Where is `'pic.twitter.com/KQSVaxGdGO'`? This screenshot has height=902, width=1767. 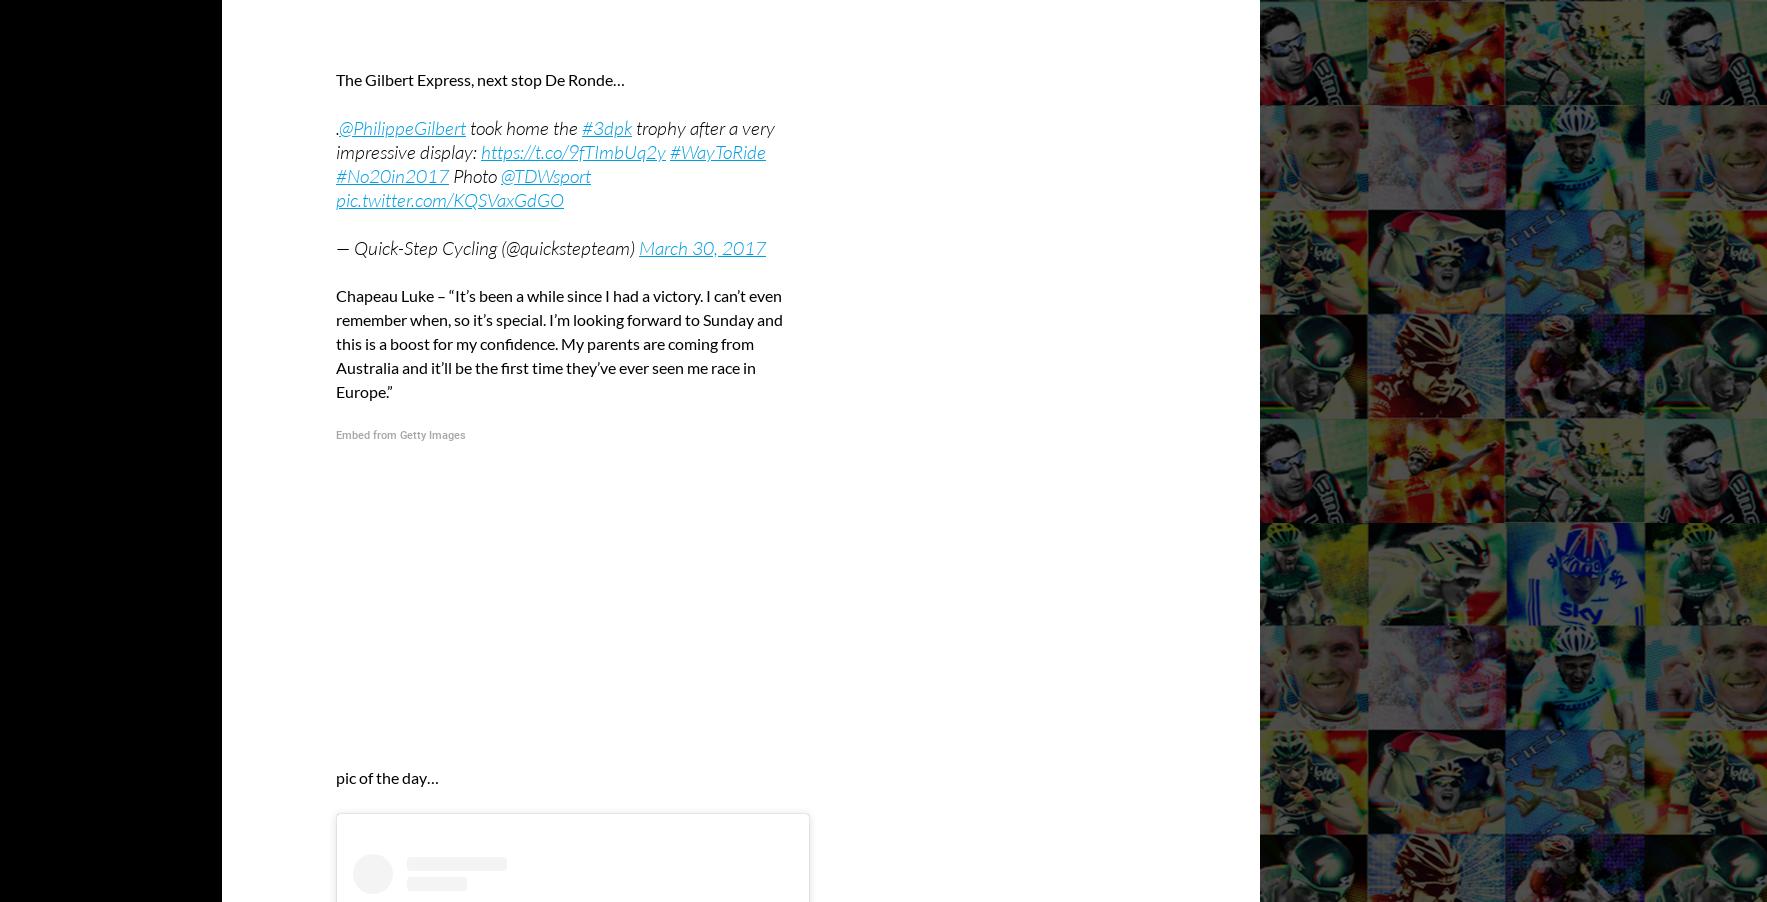 'pic.twitter.com/KQSVaxGdGO' is located at coordinates (450, 197).